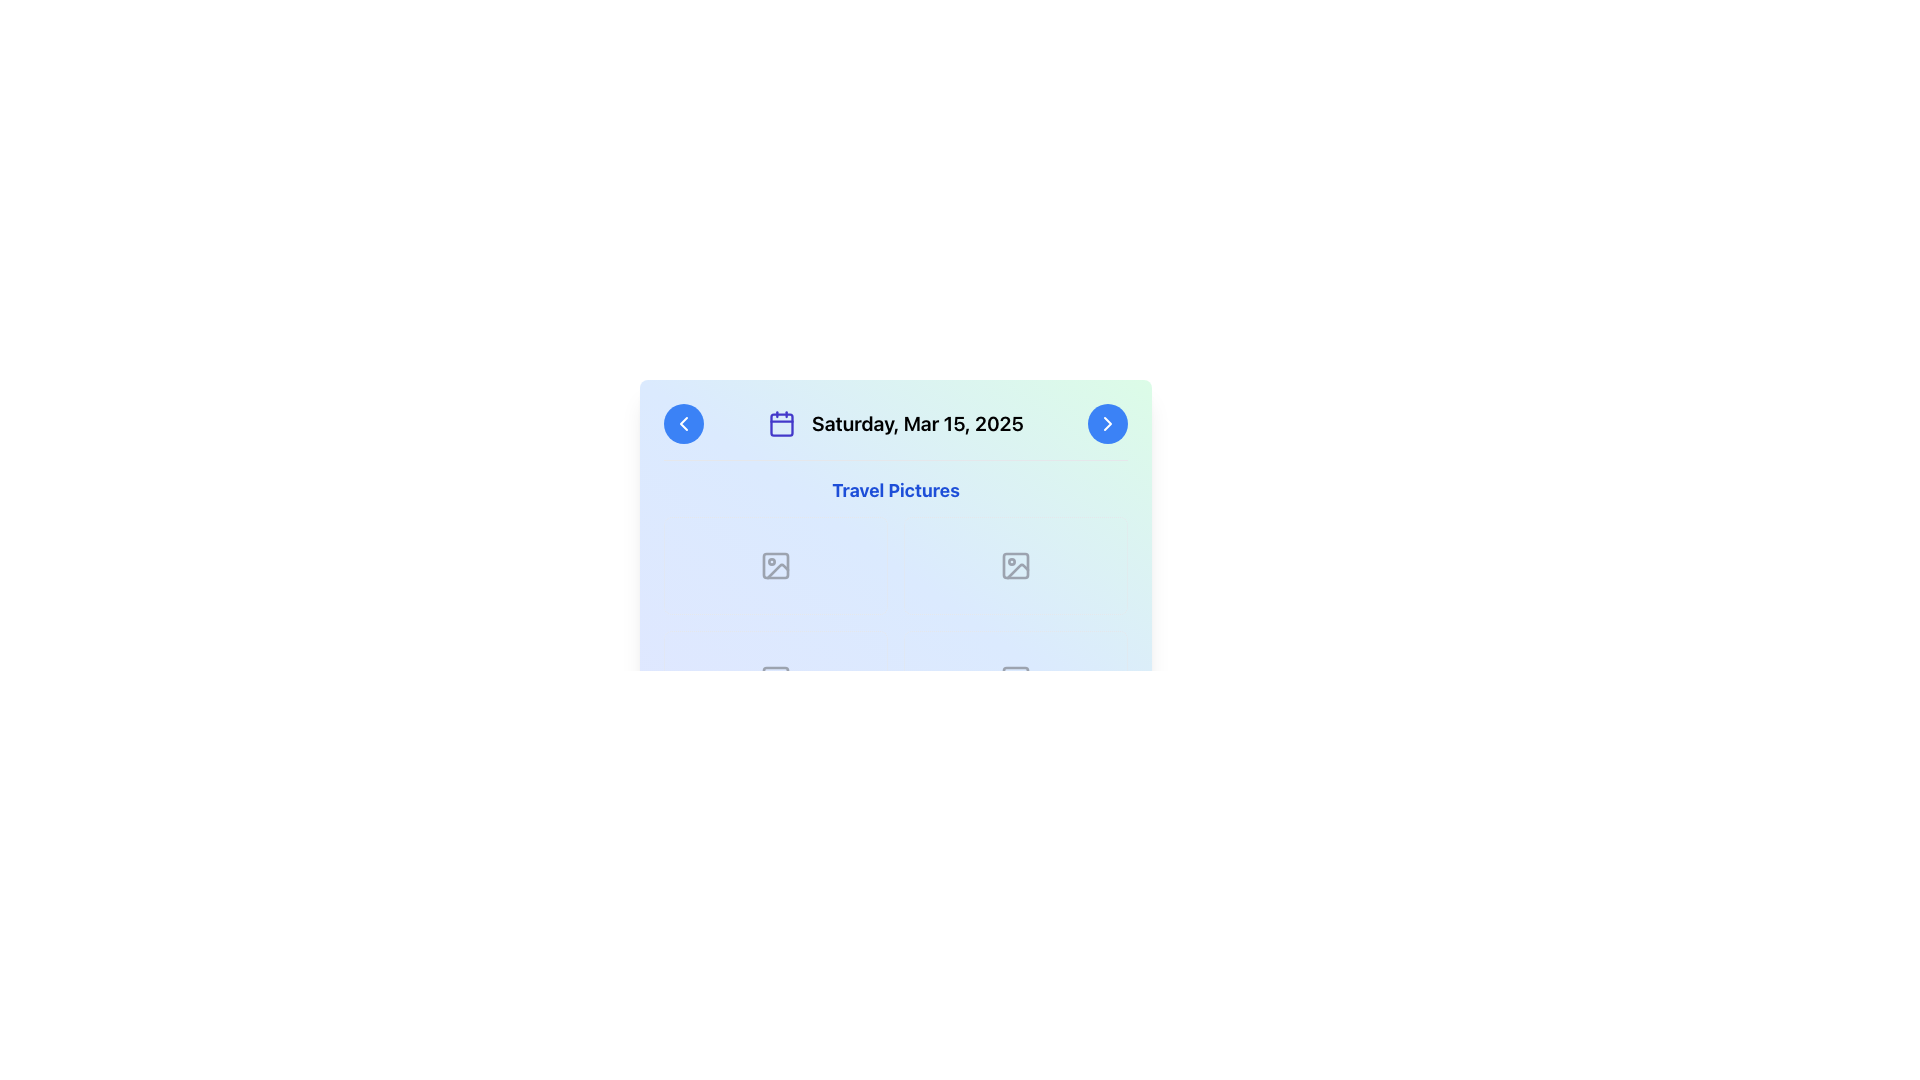 This screenshot has width=1920, height=1080. I want to click on the gray image icon located in the bottom-center position of a grid layout of similar icons, so click(775, 678).